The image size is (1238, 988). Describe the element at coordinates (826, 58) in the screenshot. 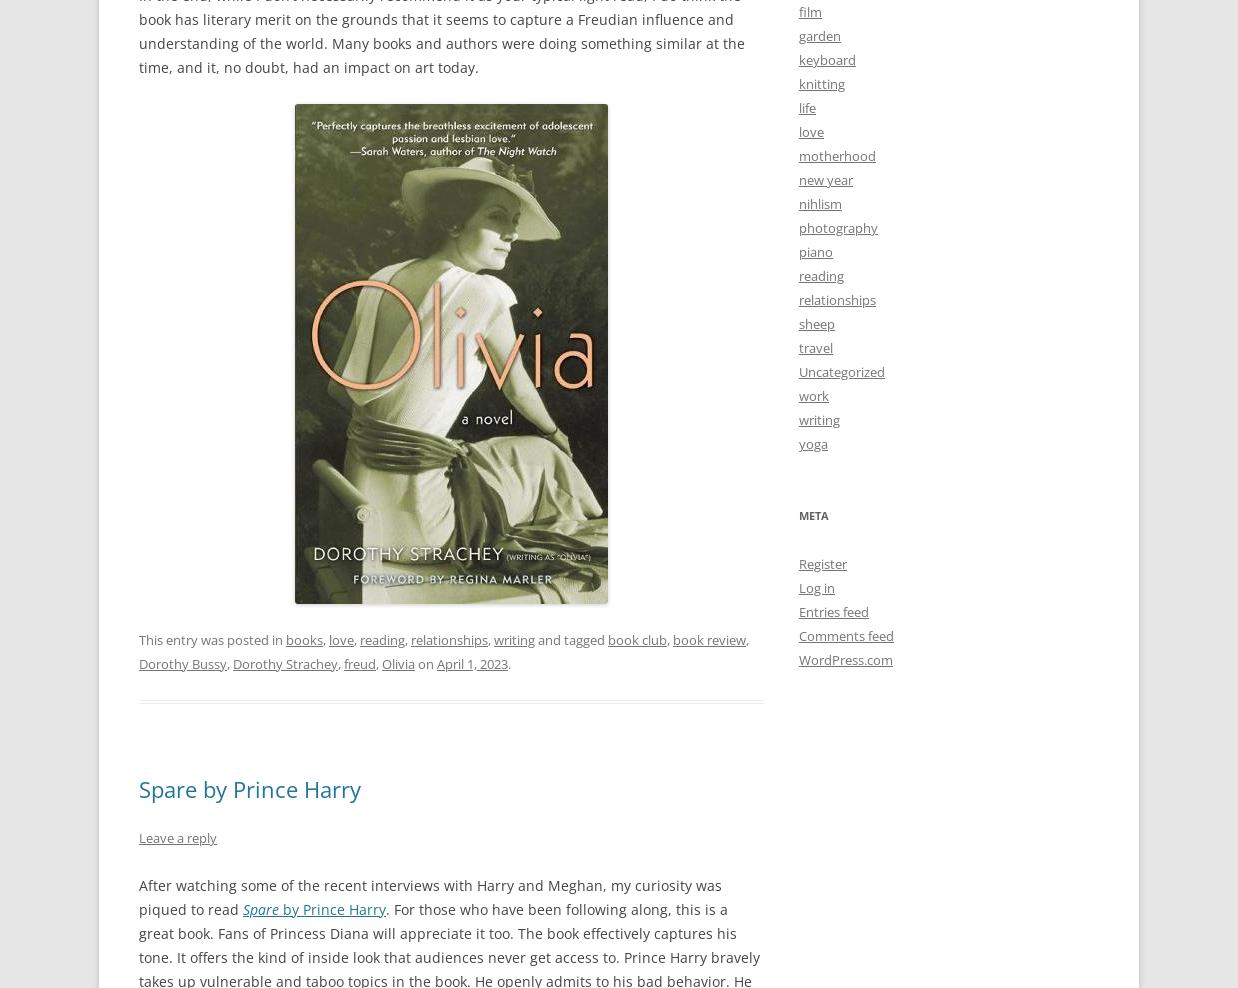

I see `'keyboard'` at that location.